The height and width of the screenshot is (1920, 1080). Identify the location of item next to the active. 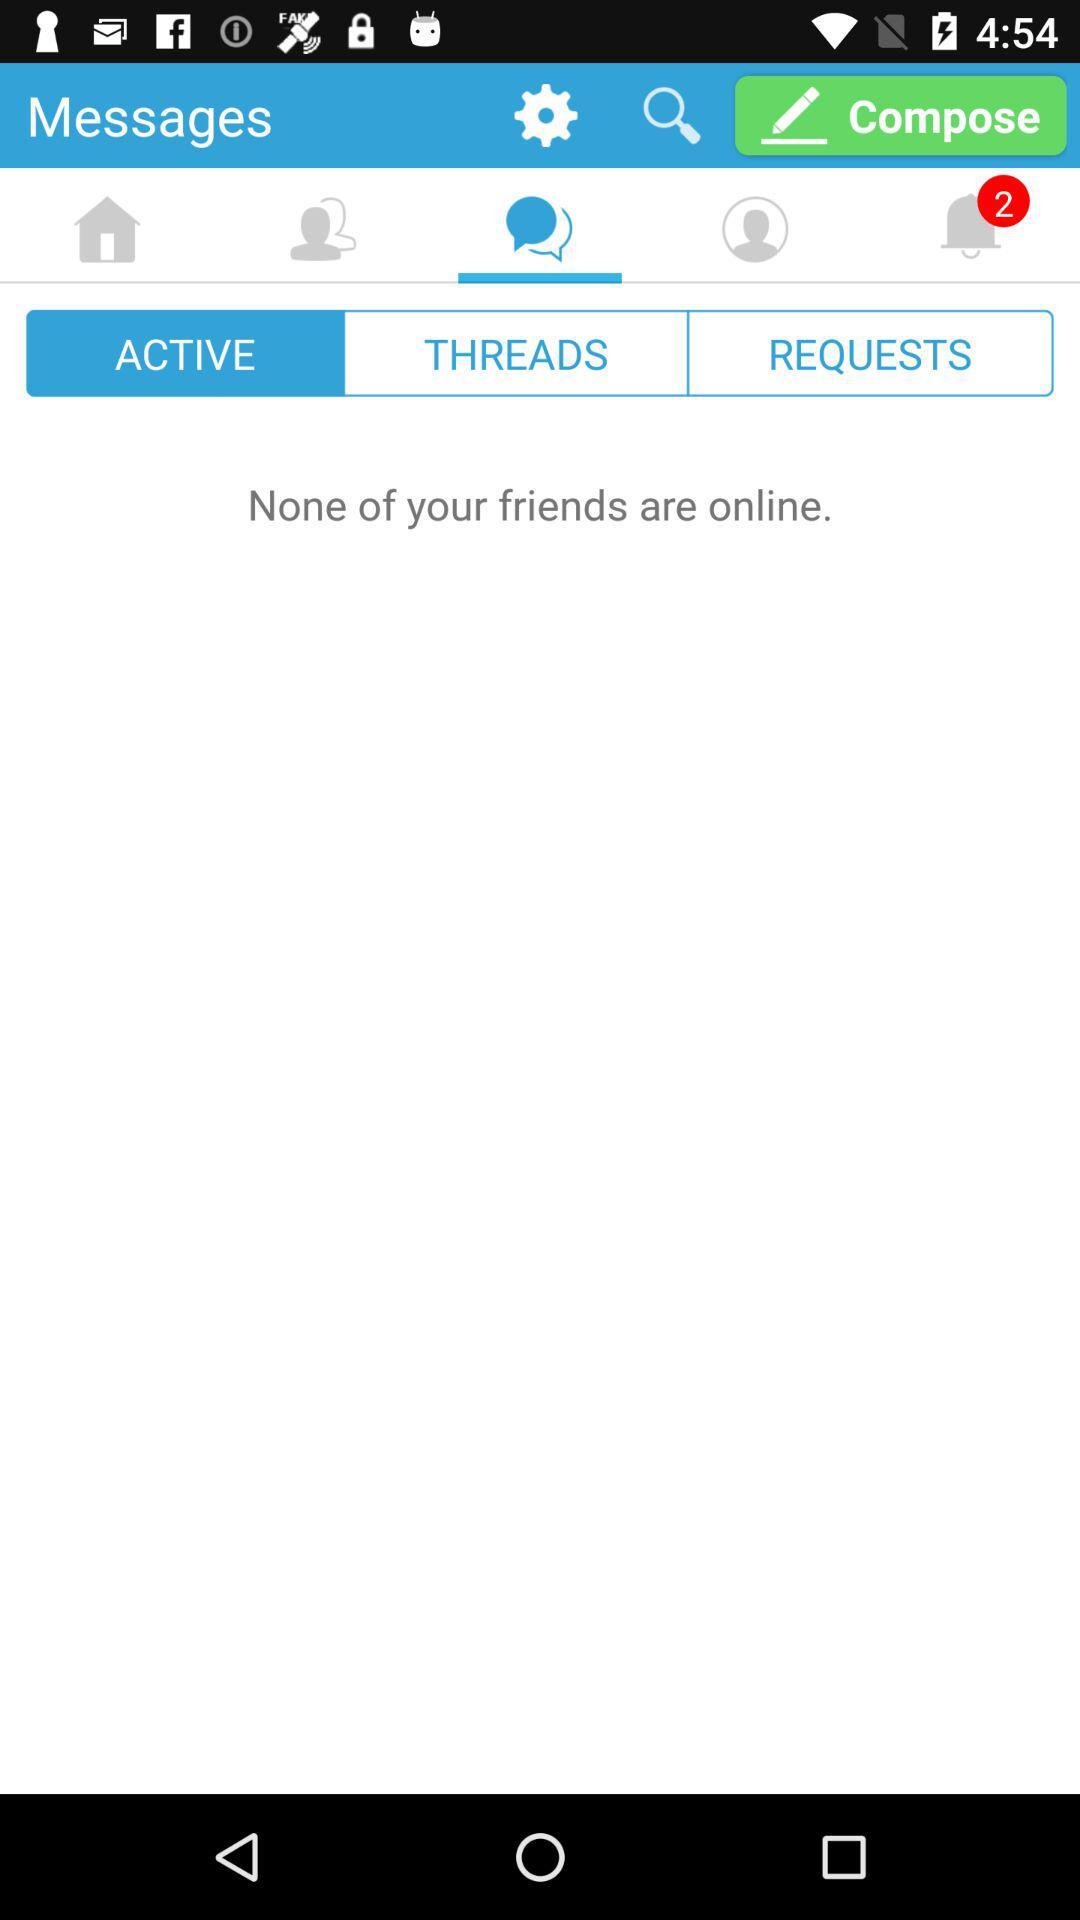
(515, 353).